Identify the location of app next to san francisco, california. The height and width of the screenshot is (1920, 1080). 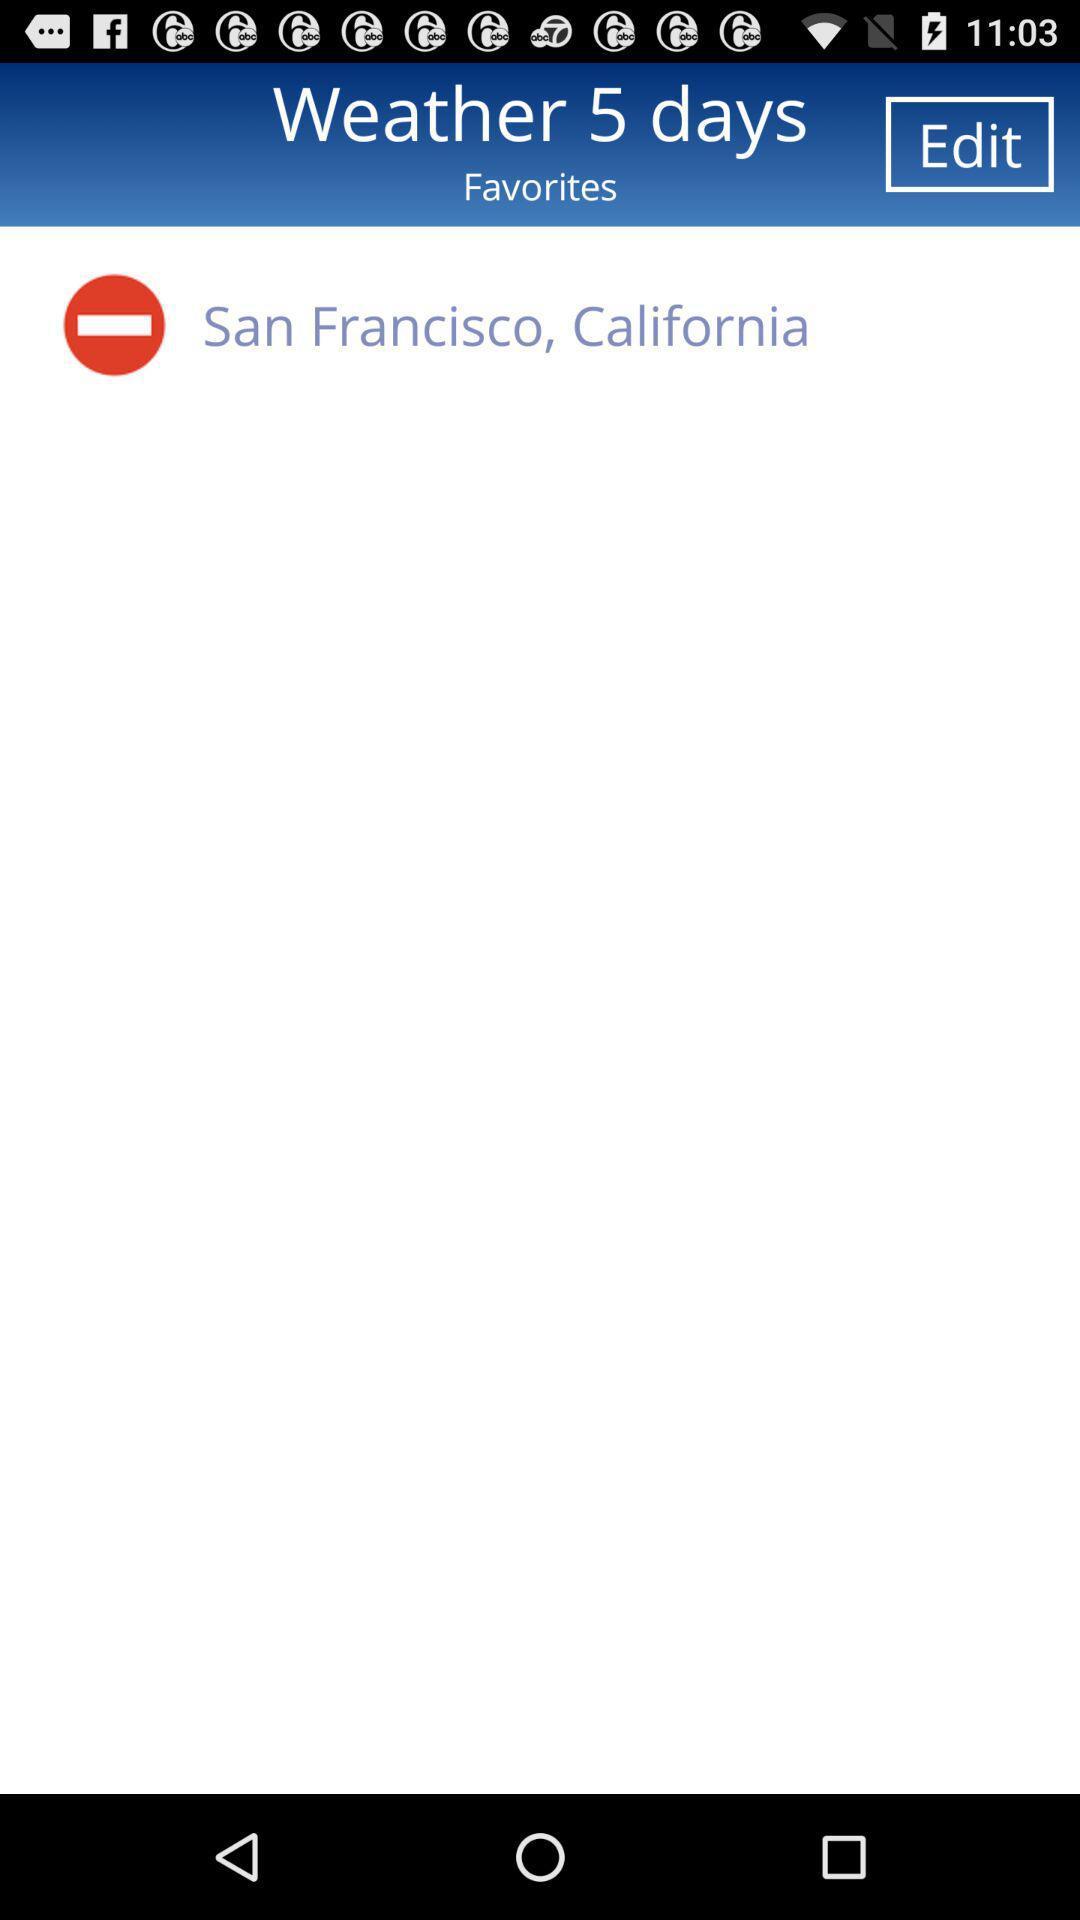
(114, 324).